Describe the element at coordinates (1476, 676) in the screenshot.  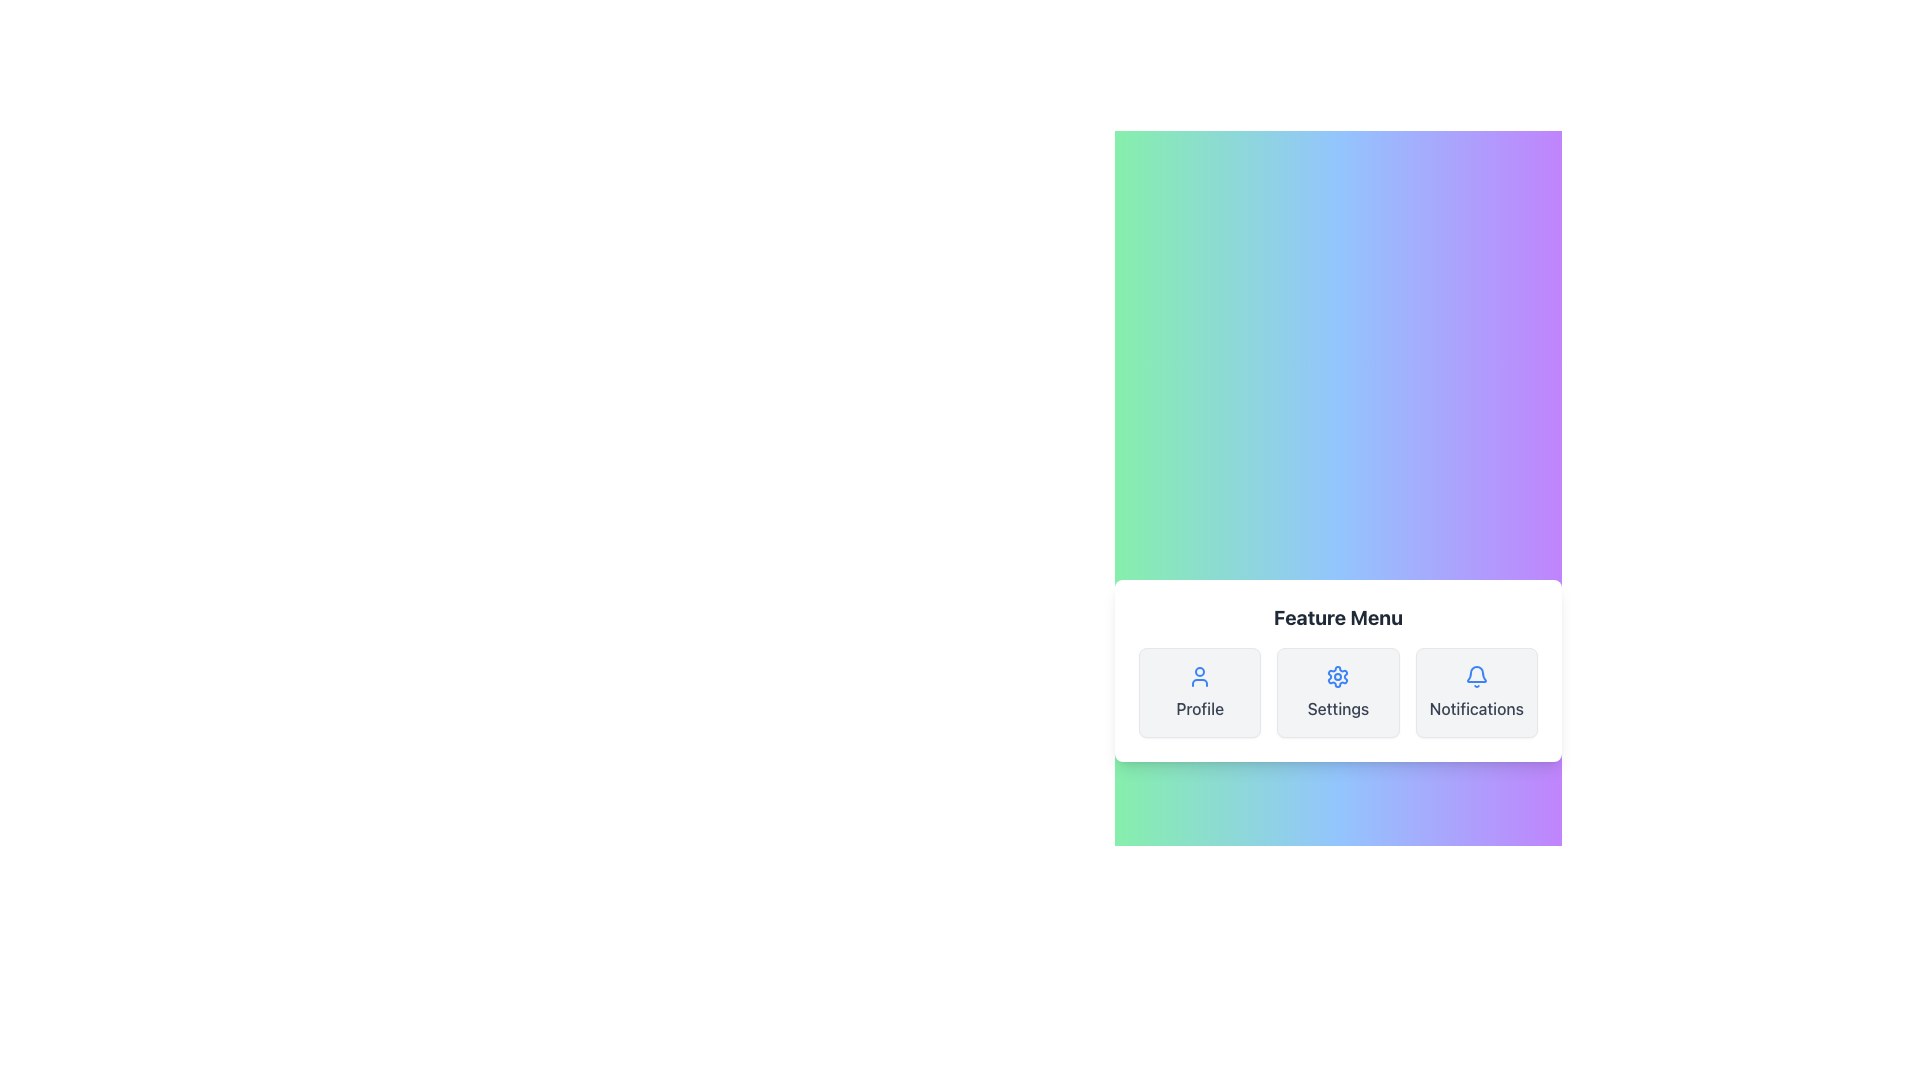
I see `the blue bell icon within the 'Notifications' button located in the bottom-right section of the feature menu panel, to the right of the 'Settings' button` at that location.